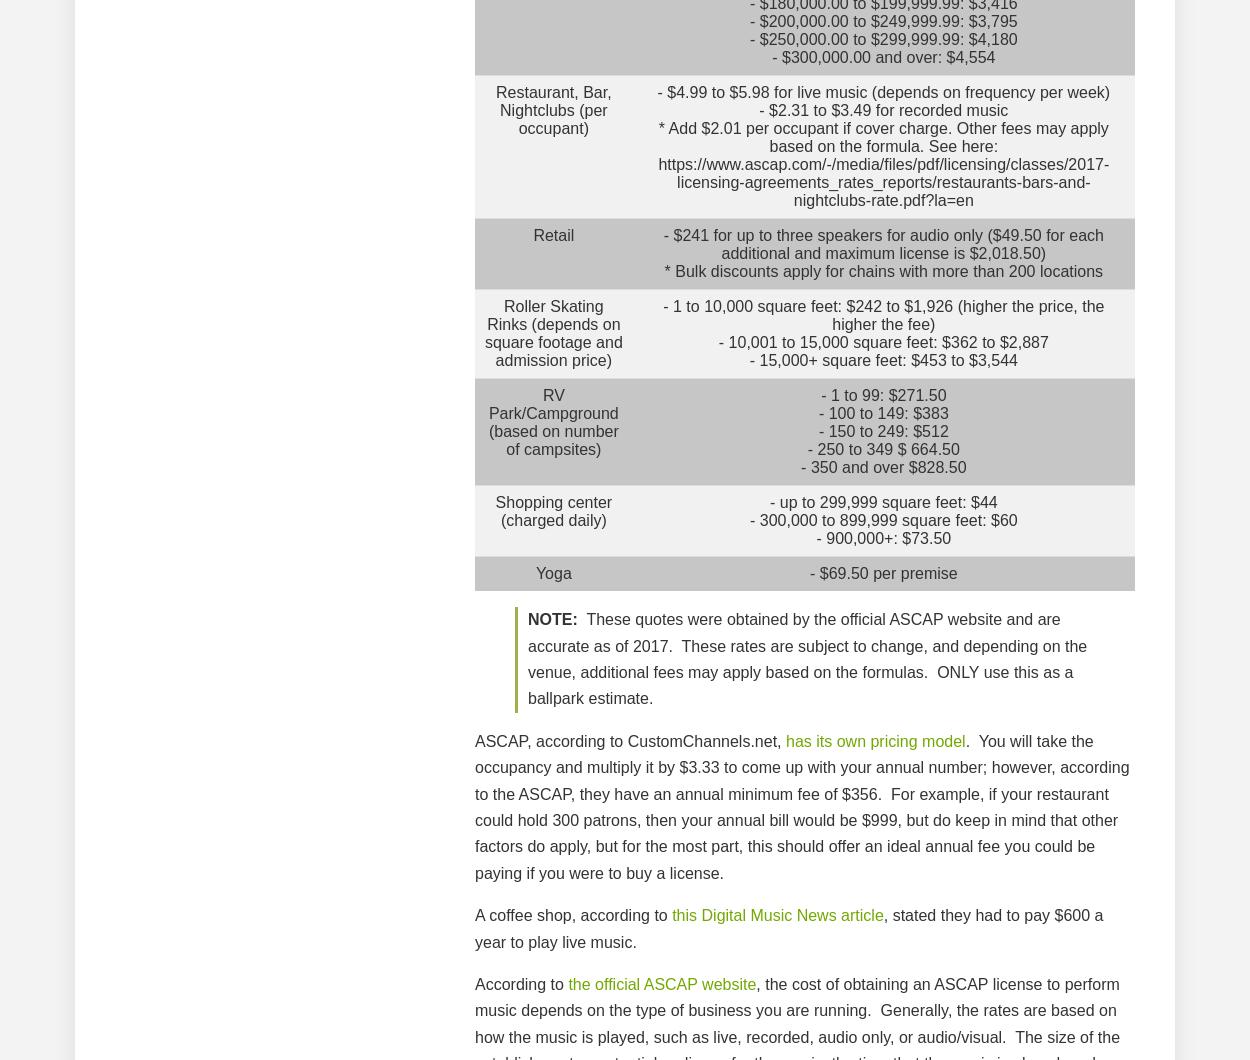  What do you see at coordinates (883, 573) in the screenshot?
I see `'- $69.50 per premise'` at bounding box center [883, 573].